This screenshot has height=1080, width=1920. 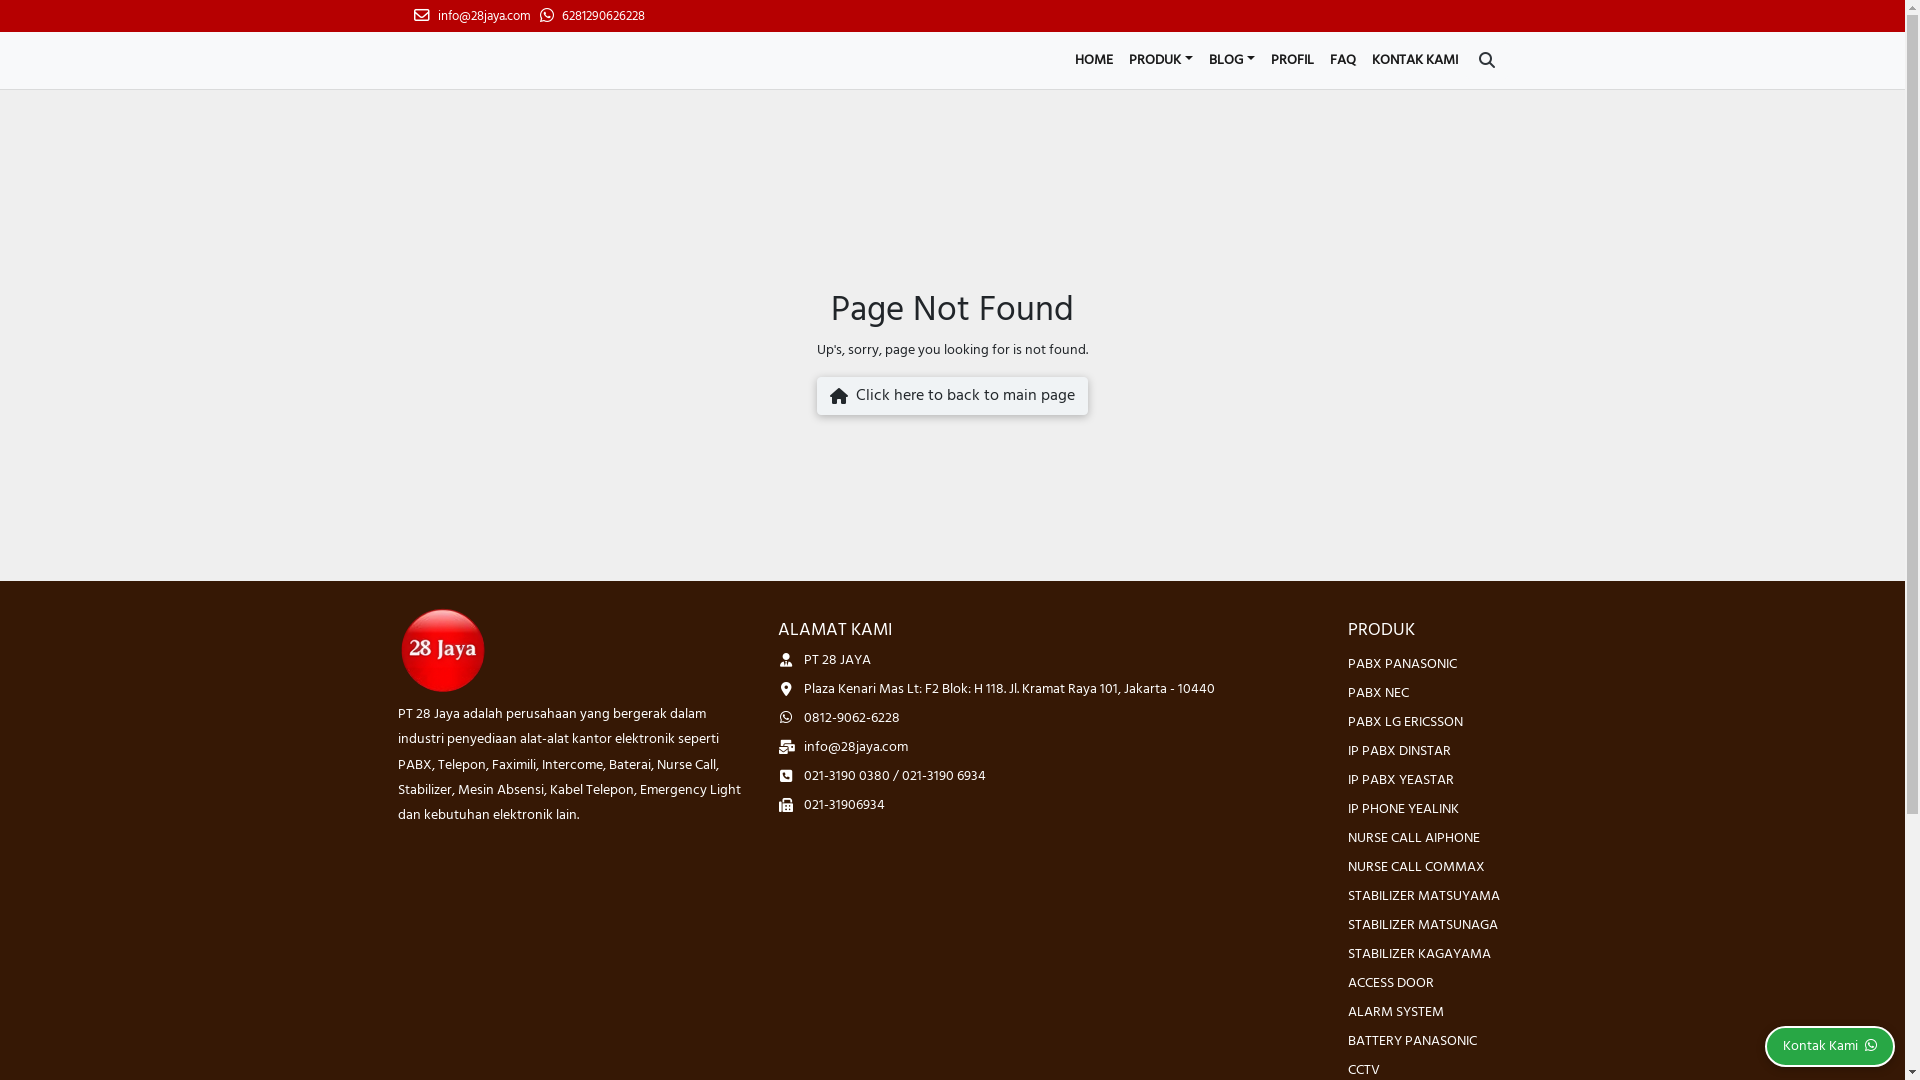 What do you see at coordinates (1418, 953) in the screenshot?
I see `'STABILIZER KAGAYAMA'` at bounding box center [1418, 953].